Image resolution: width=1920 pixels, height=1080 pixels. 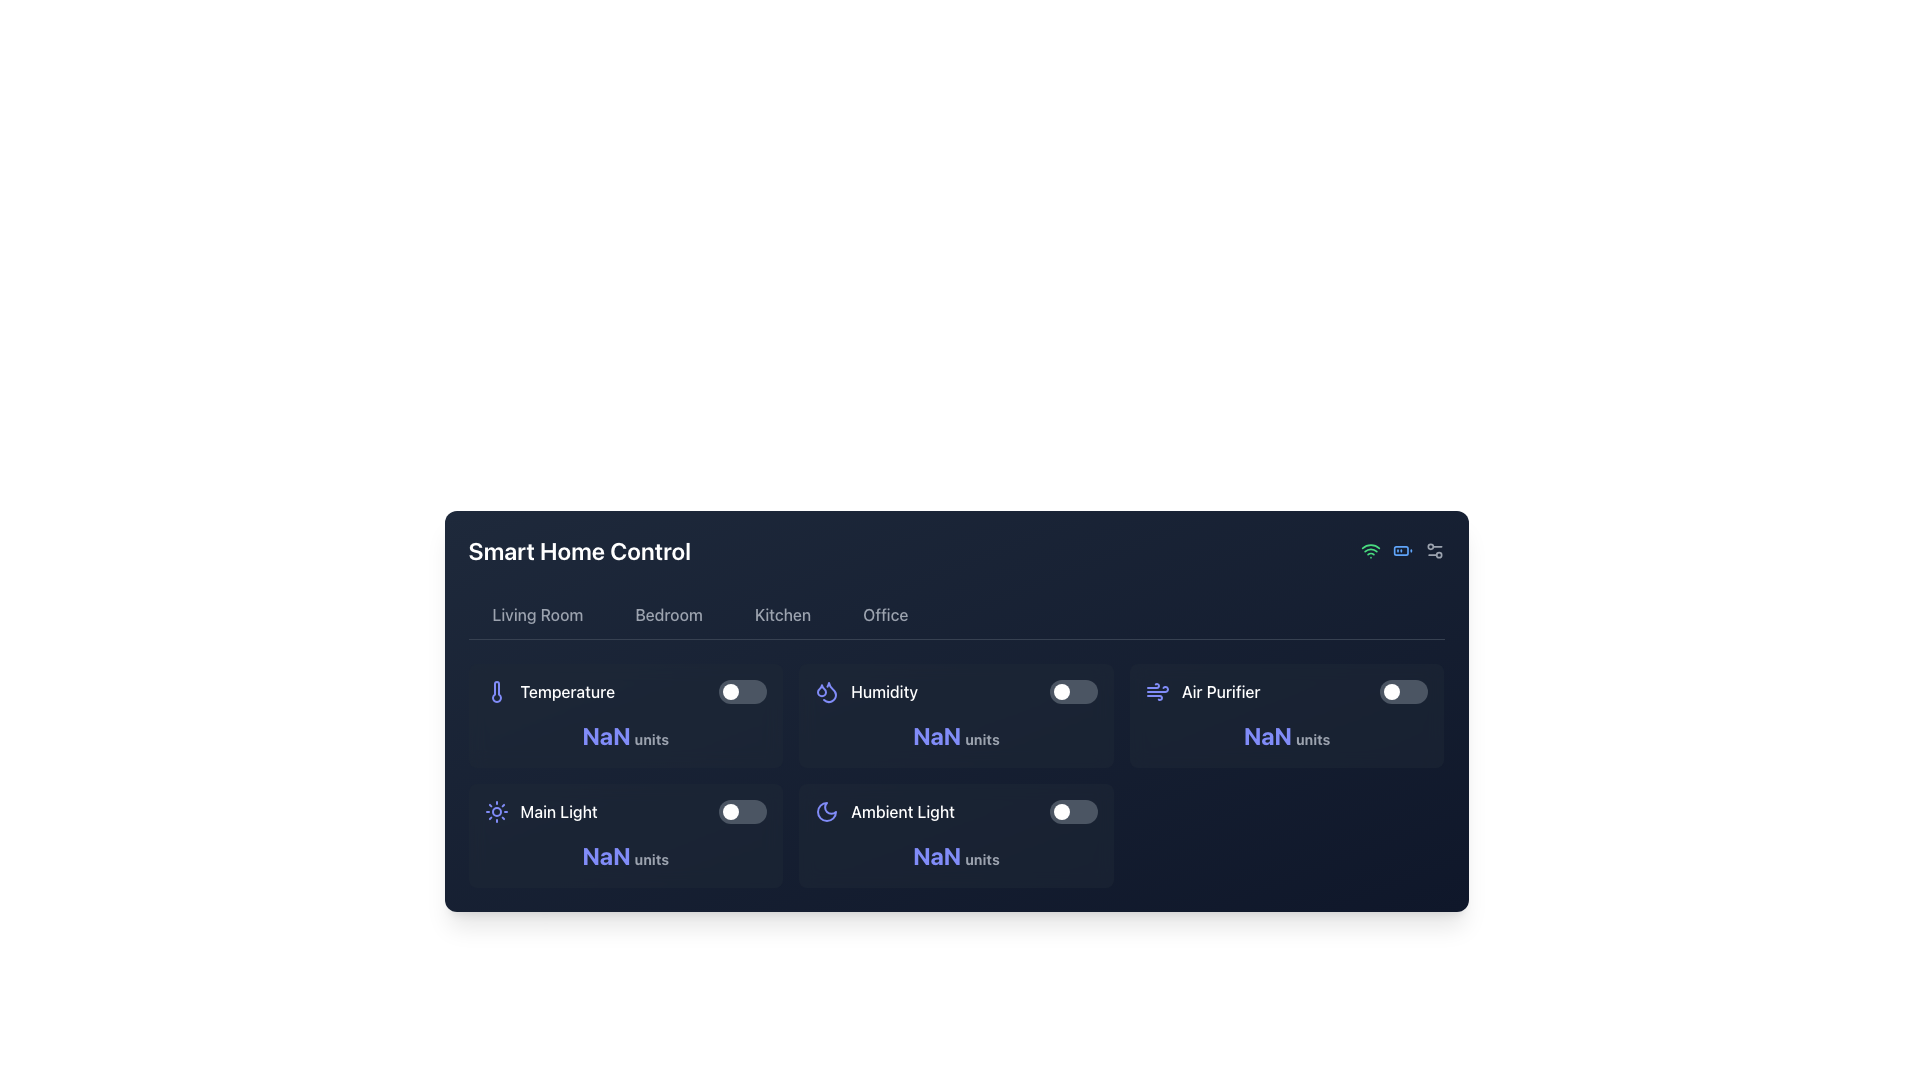 What do you see at coordinates (955, 736) in the screenshot?
I see `displayed text 'NaNunits' from the Text and value display component located in the lower section of the 'Humidity' card in the smart home control interface` at bounding box center [955, 736].